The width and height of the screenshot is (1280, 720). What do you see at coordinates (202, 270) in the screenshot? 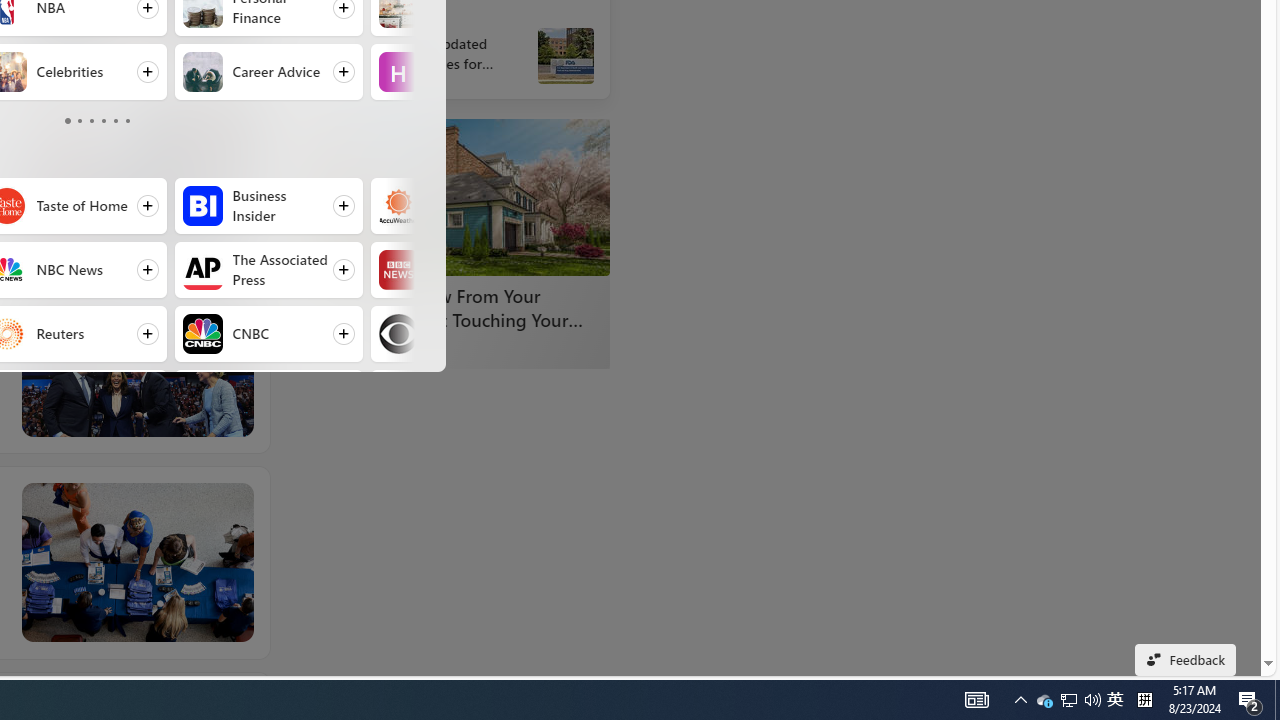
I see `'The Associated Press'` at bounding box center [202, 270].